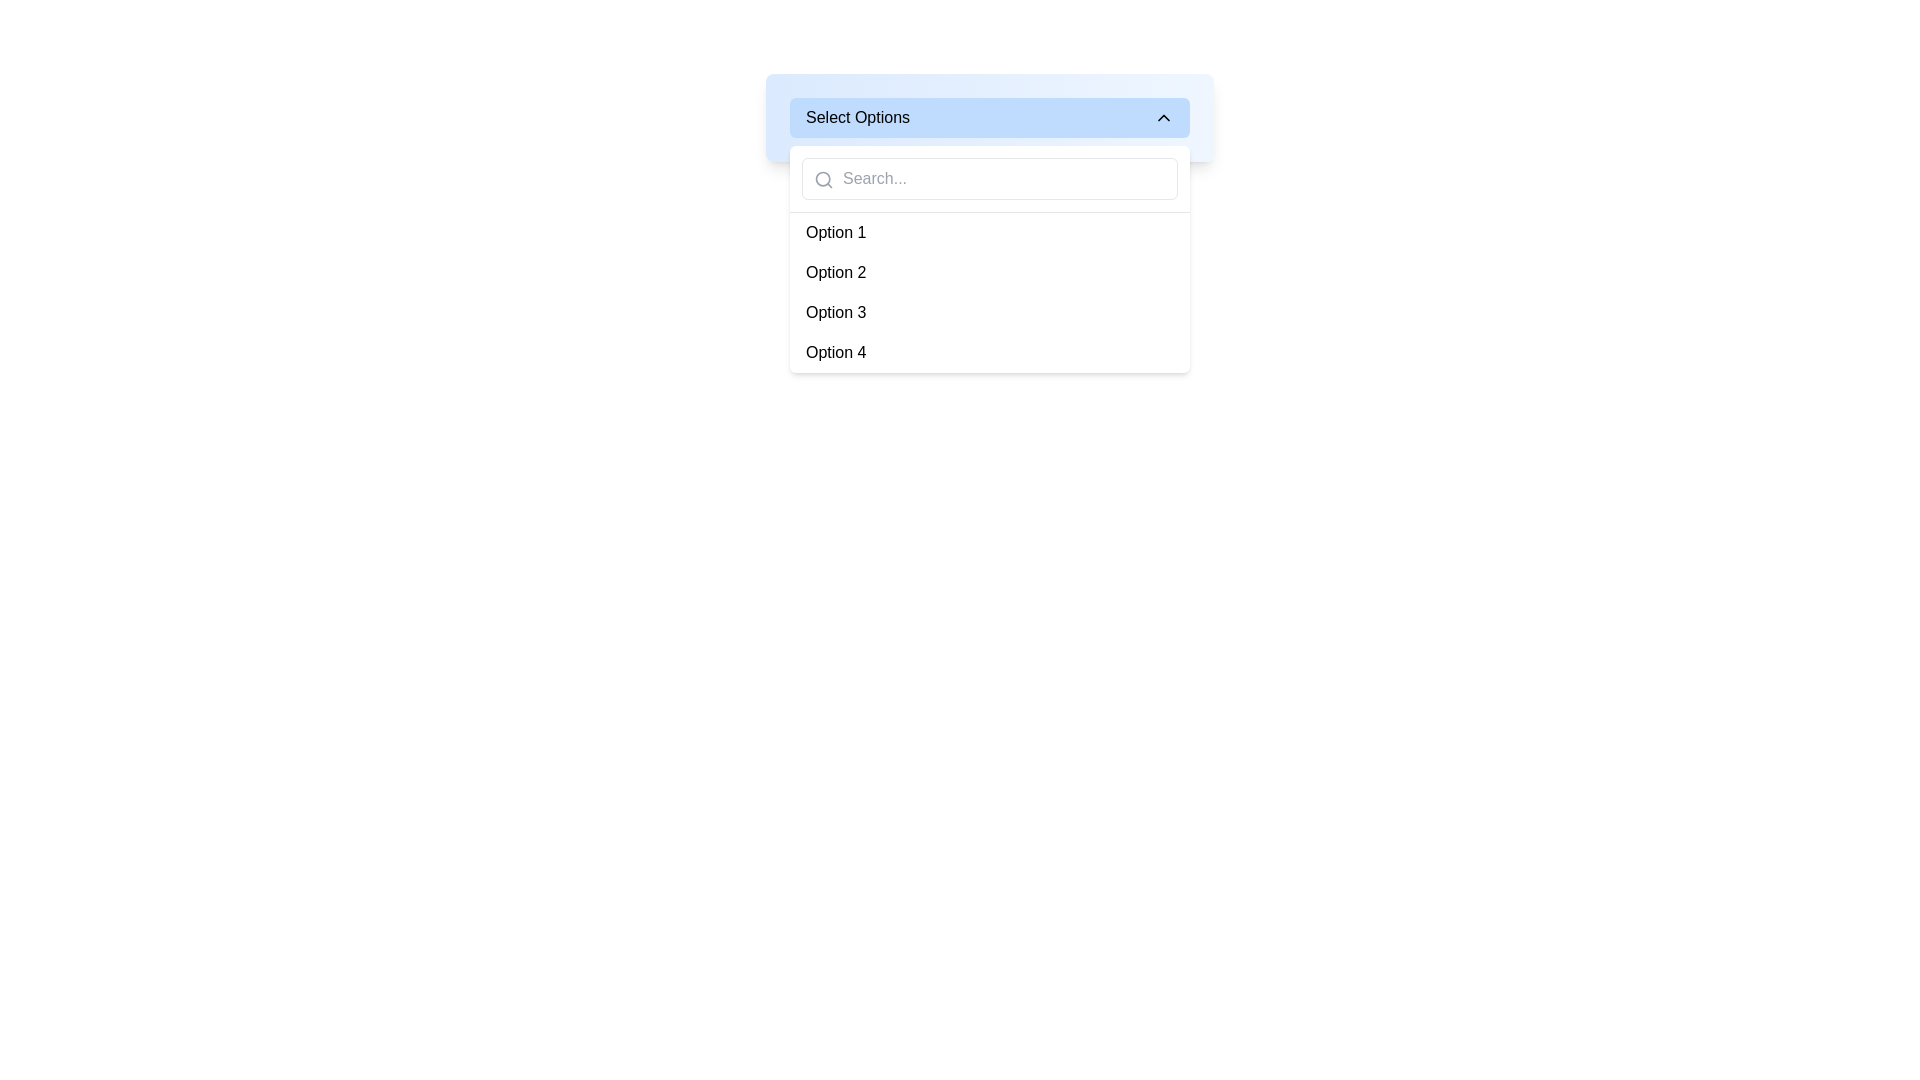 The height and width of the screenshot is (1080, 1920). Describe the element at coordinates (823, 178) in the screenshot. I see `the circular graphical component of the search icon located at the left side of the search input area in the dropdown interface` at that location.